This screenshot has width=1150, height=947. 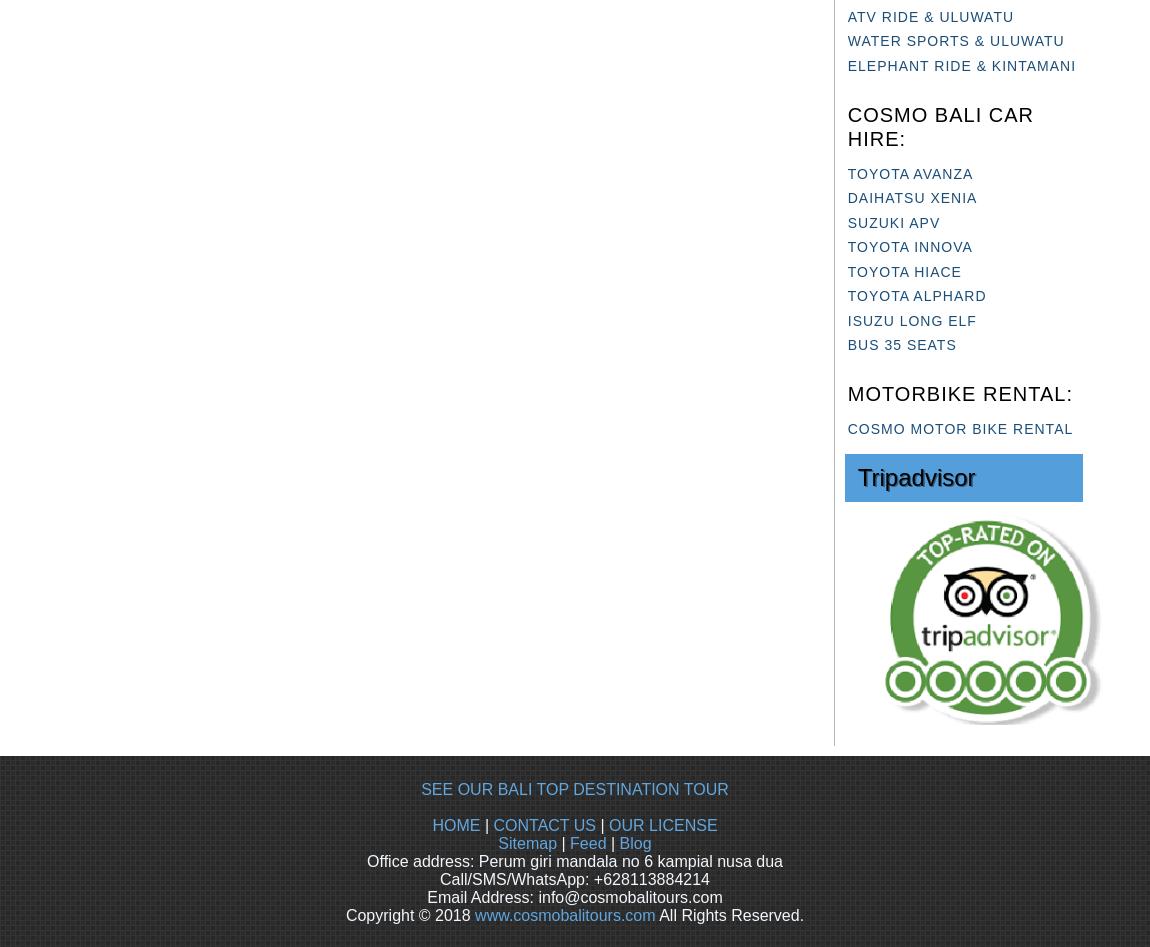 What do you see at coordinates (955, 41) in the screenshot?
I see `'WATER SPORTS & ULUWATU'` at bounding box center [955, 41].